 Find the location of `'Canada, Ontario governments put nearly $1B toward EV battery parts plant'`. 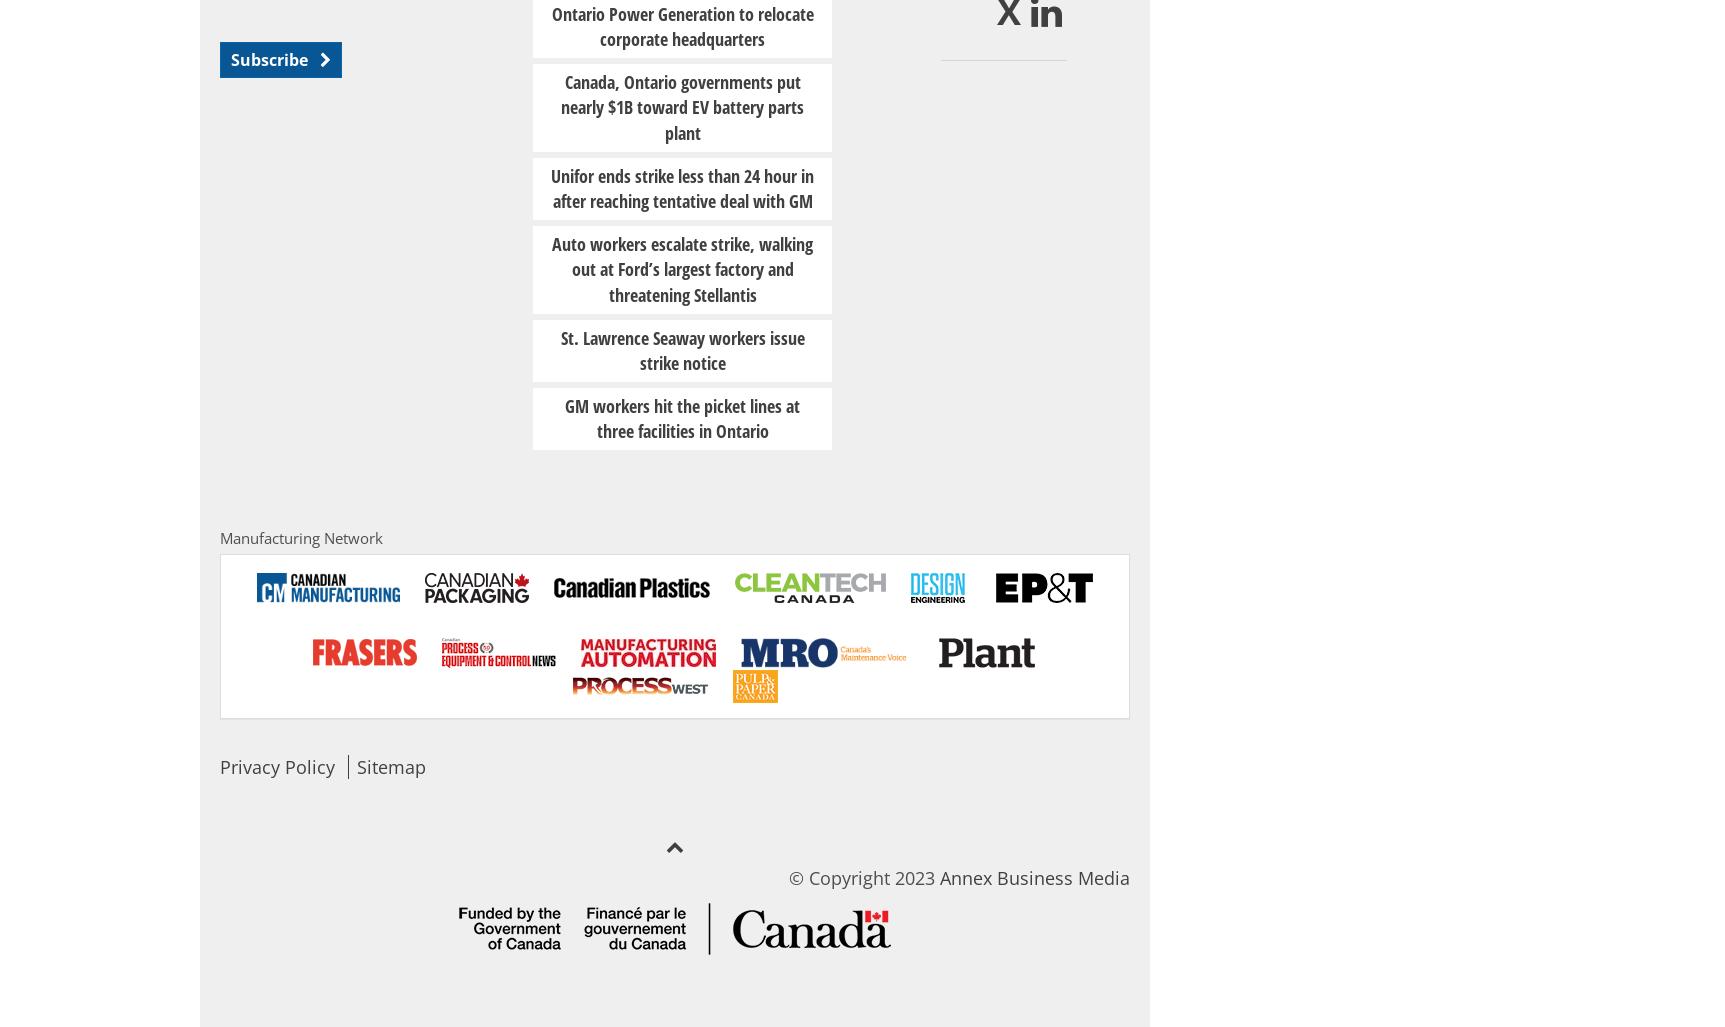

'Canada, Ontario governments put nearly $1B toward EV battery parts plant' is located at coordinates (559, 106).